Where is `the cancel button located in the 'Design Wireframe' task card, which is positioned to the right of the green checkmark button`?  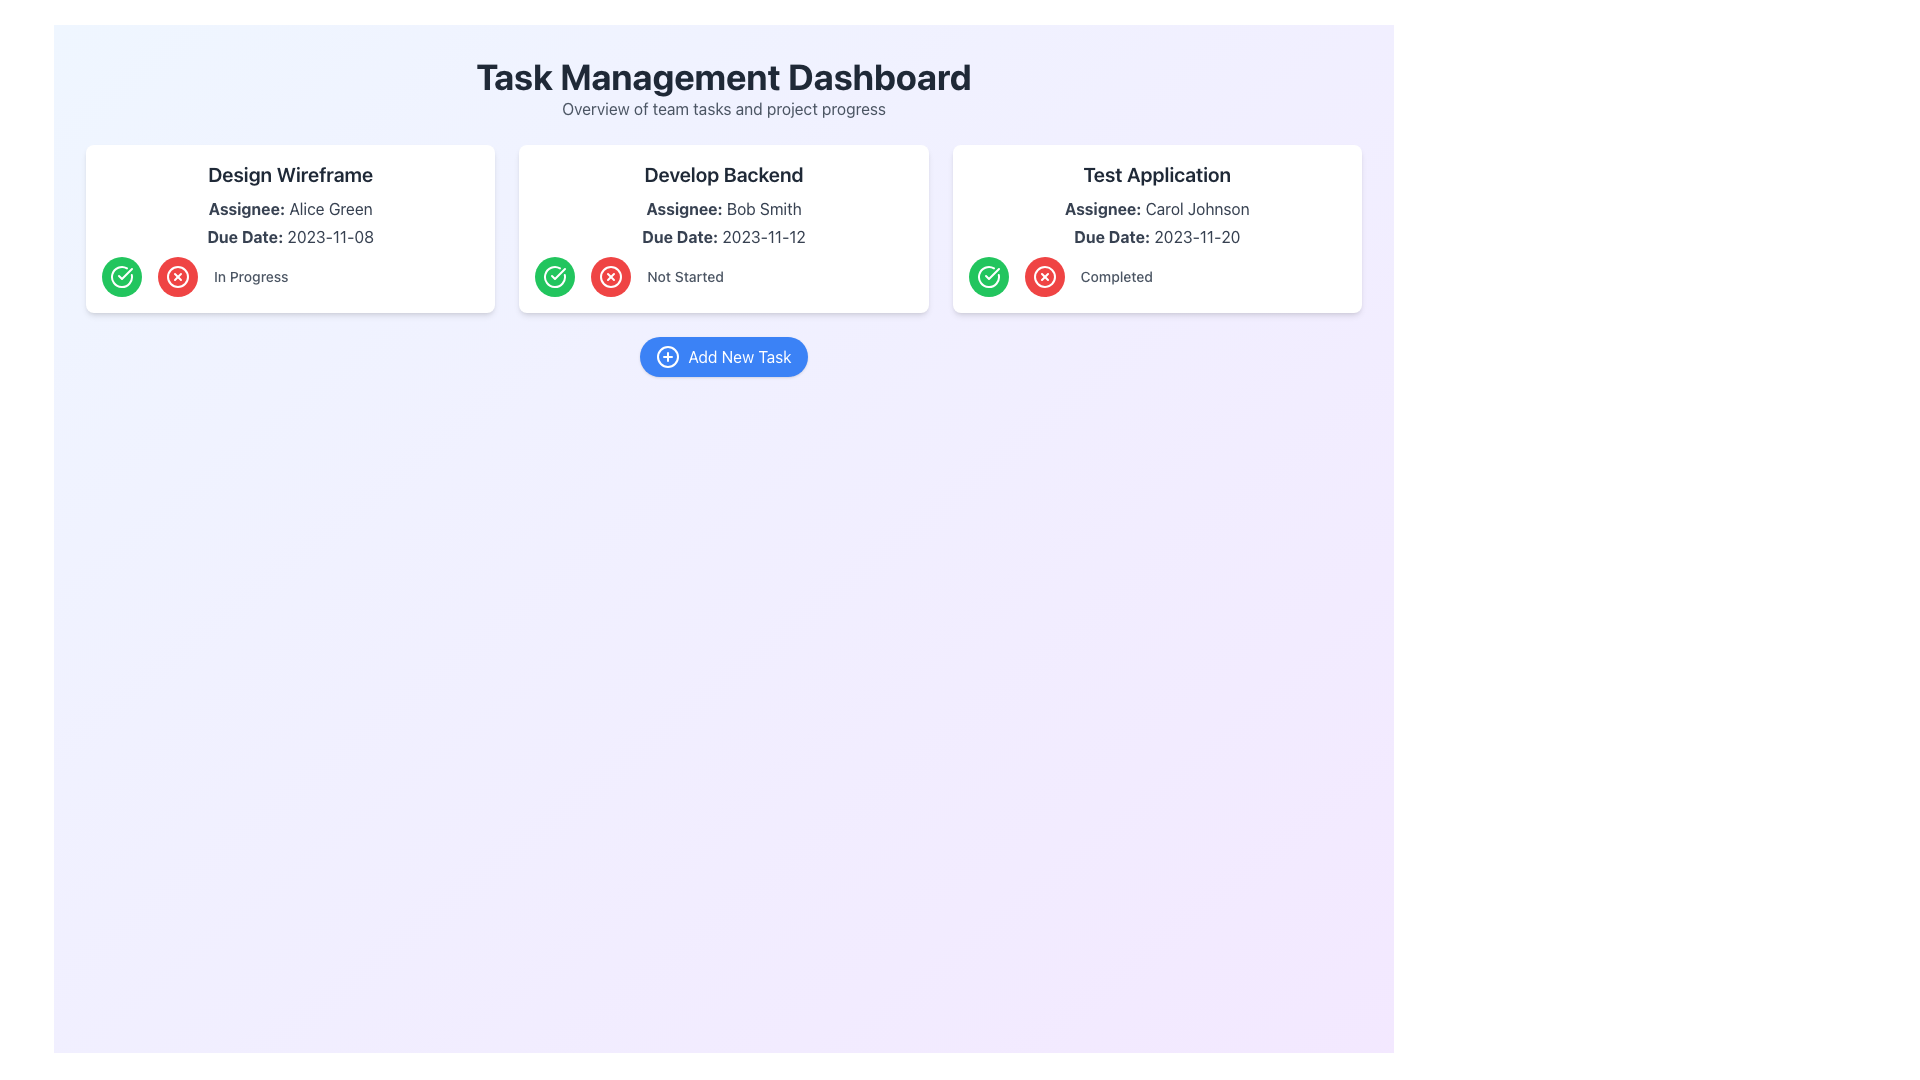 the cancel button located in the 'Design Wireframe' task card, which is positioned to the right of the green checkmark button is located at coordinates (177, 277).